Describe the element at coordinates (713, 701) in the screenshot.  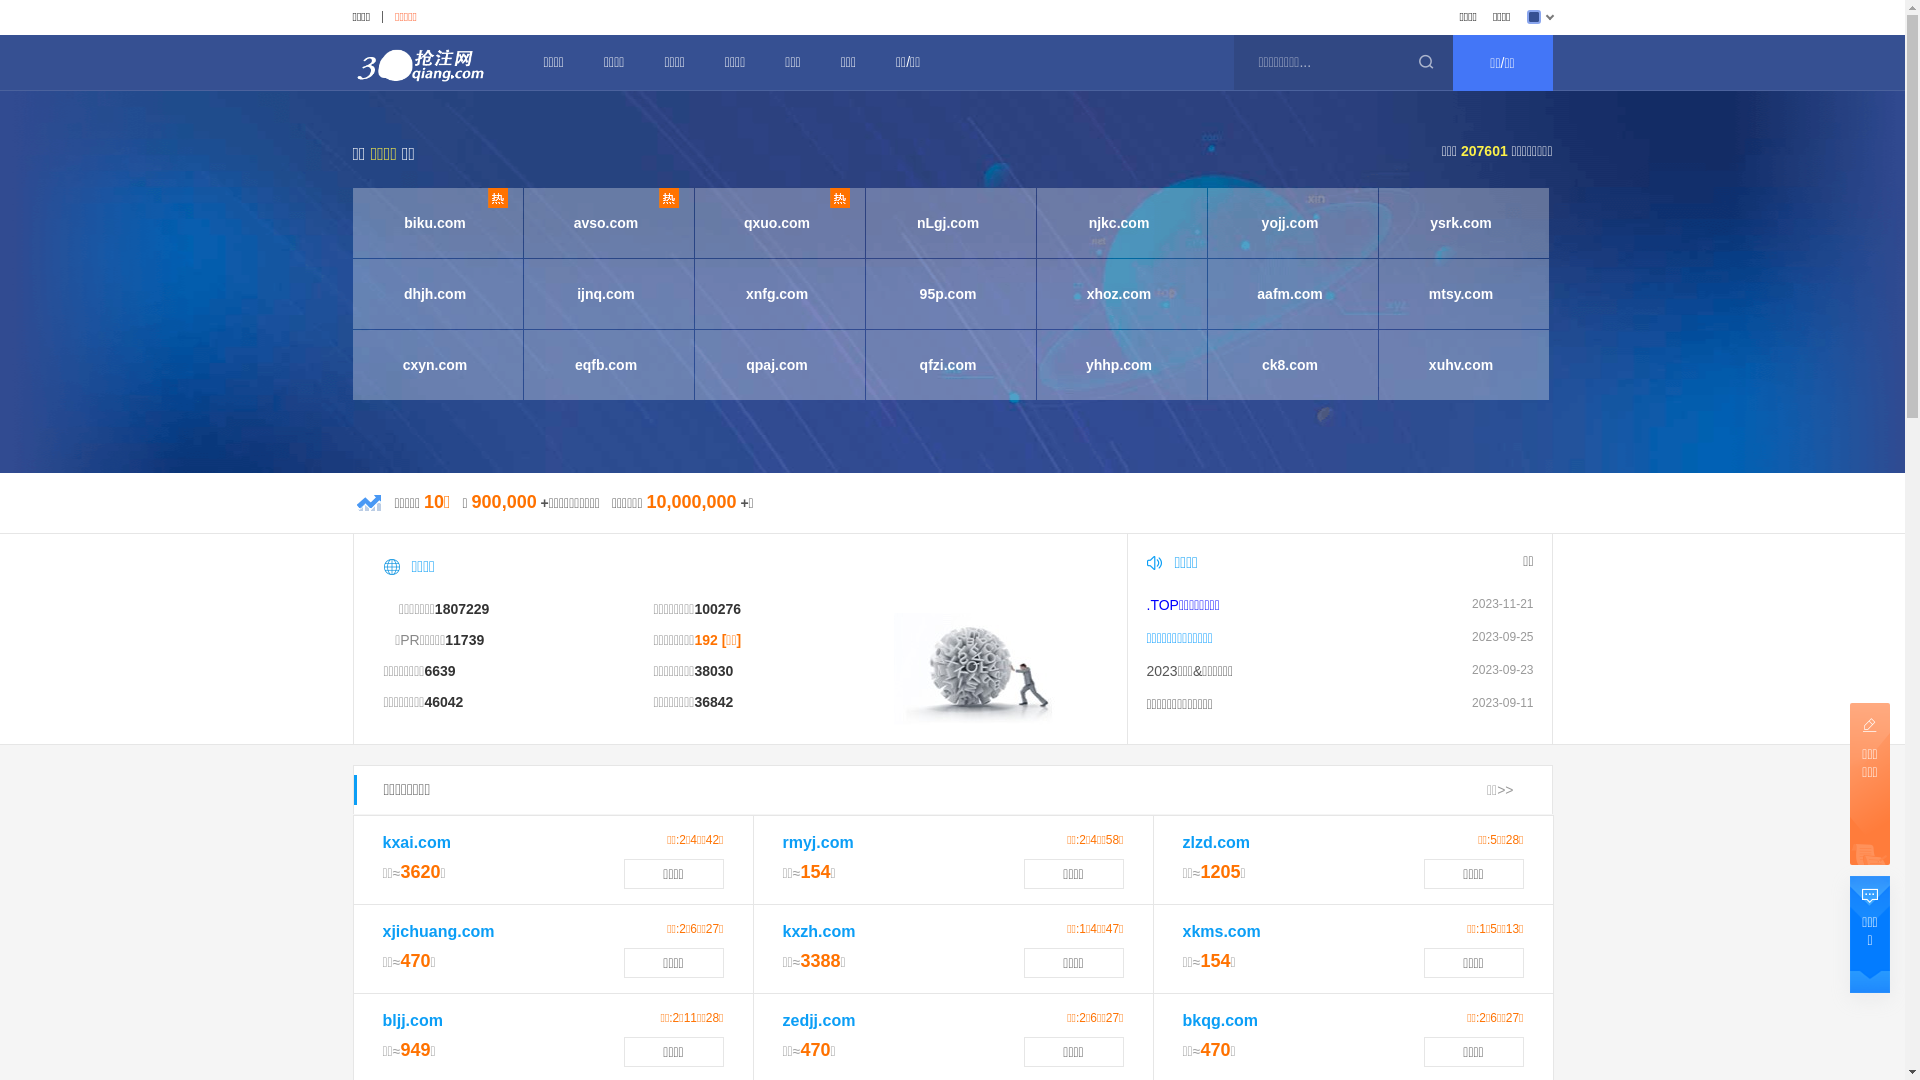
I see `'36842'` at that location.